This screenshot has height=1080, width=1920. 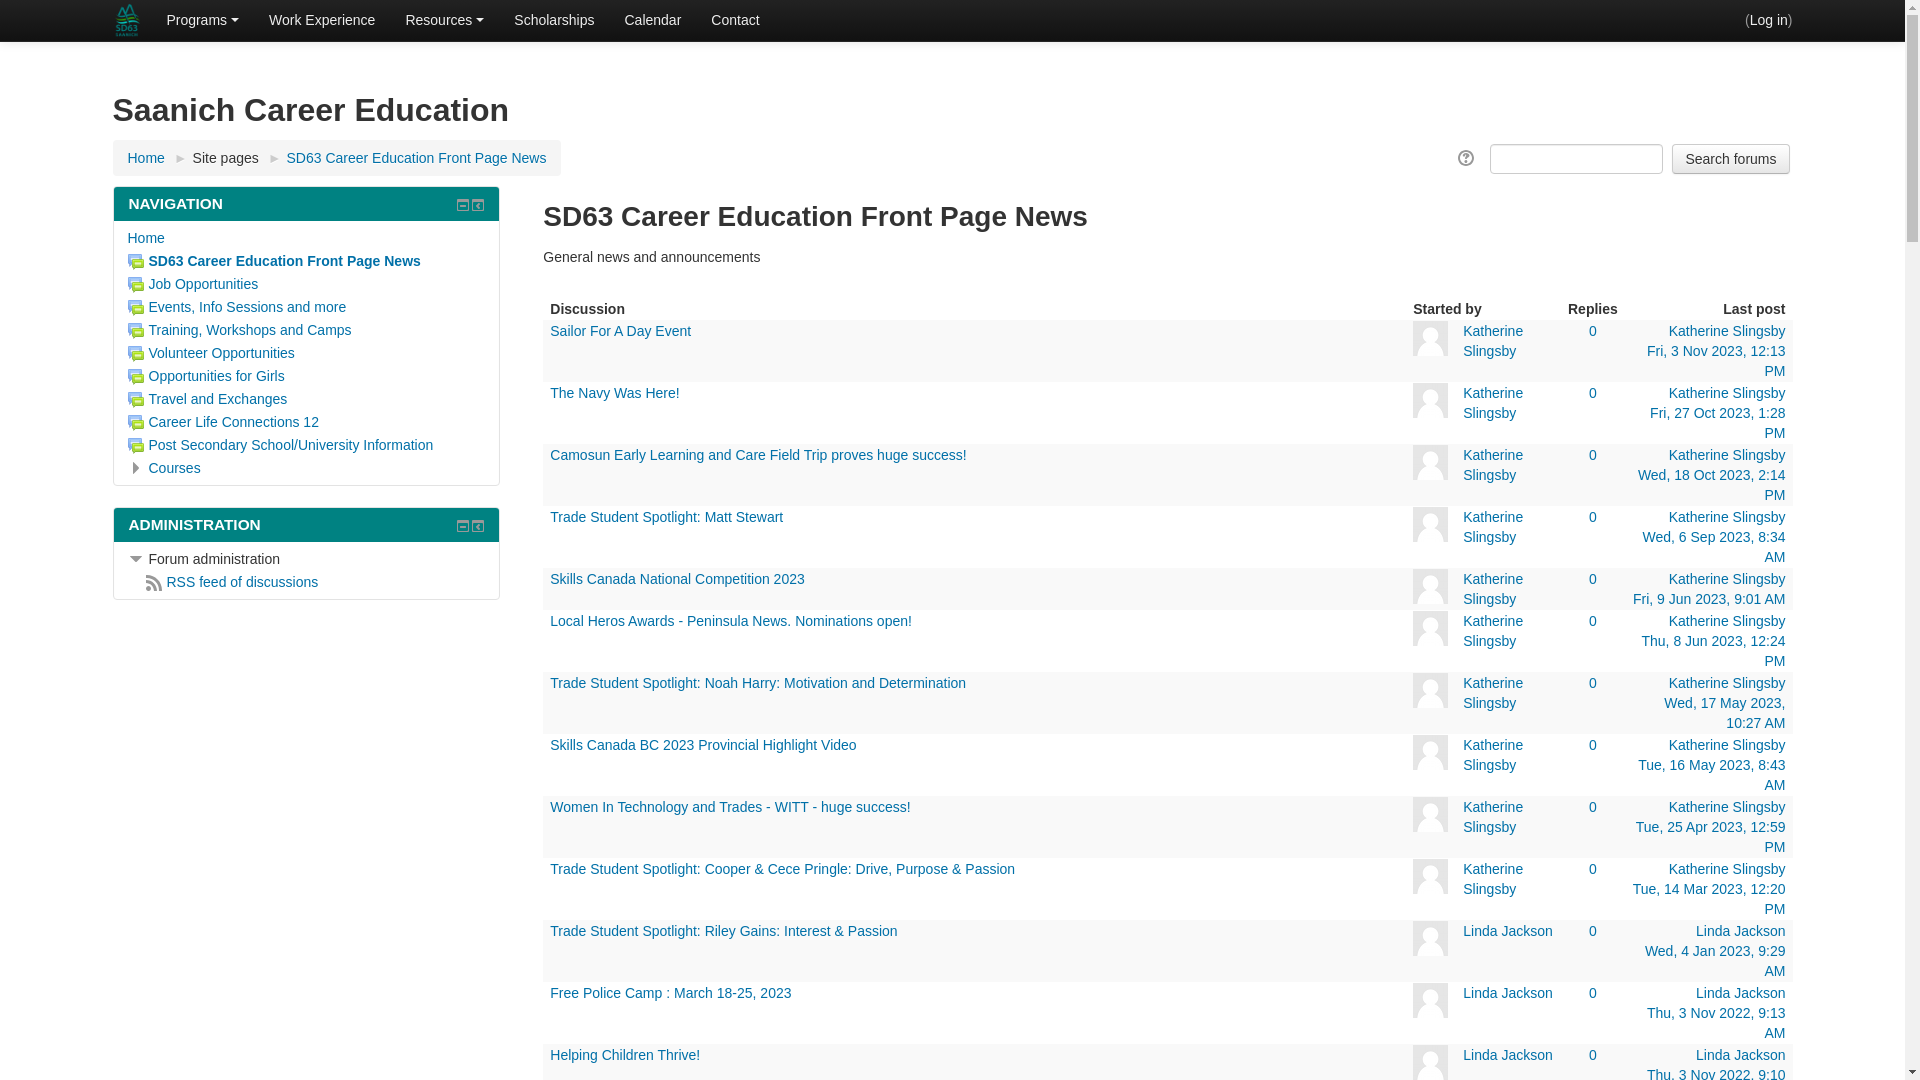 I want to click on 'Programs', so click(x=202, y=19).